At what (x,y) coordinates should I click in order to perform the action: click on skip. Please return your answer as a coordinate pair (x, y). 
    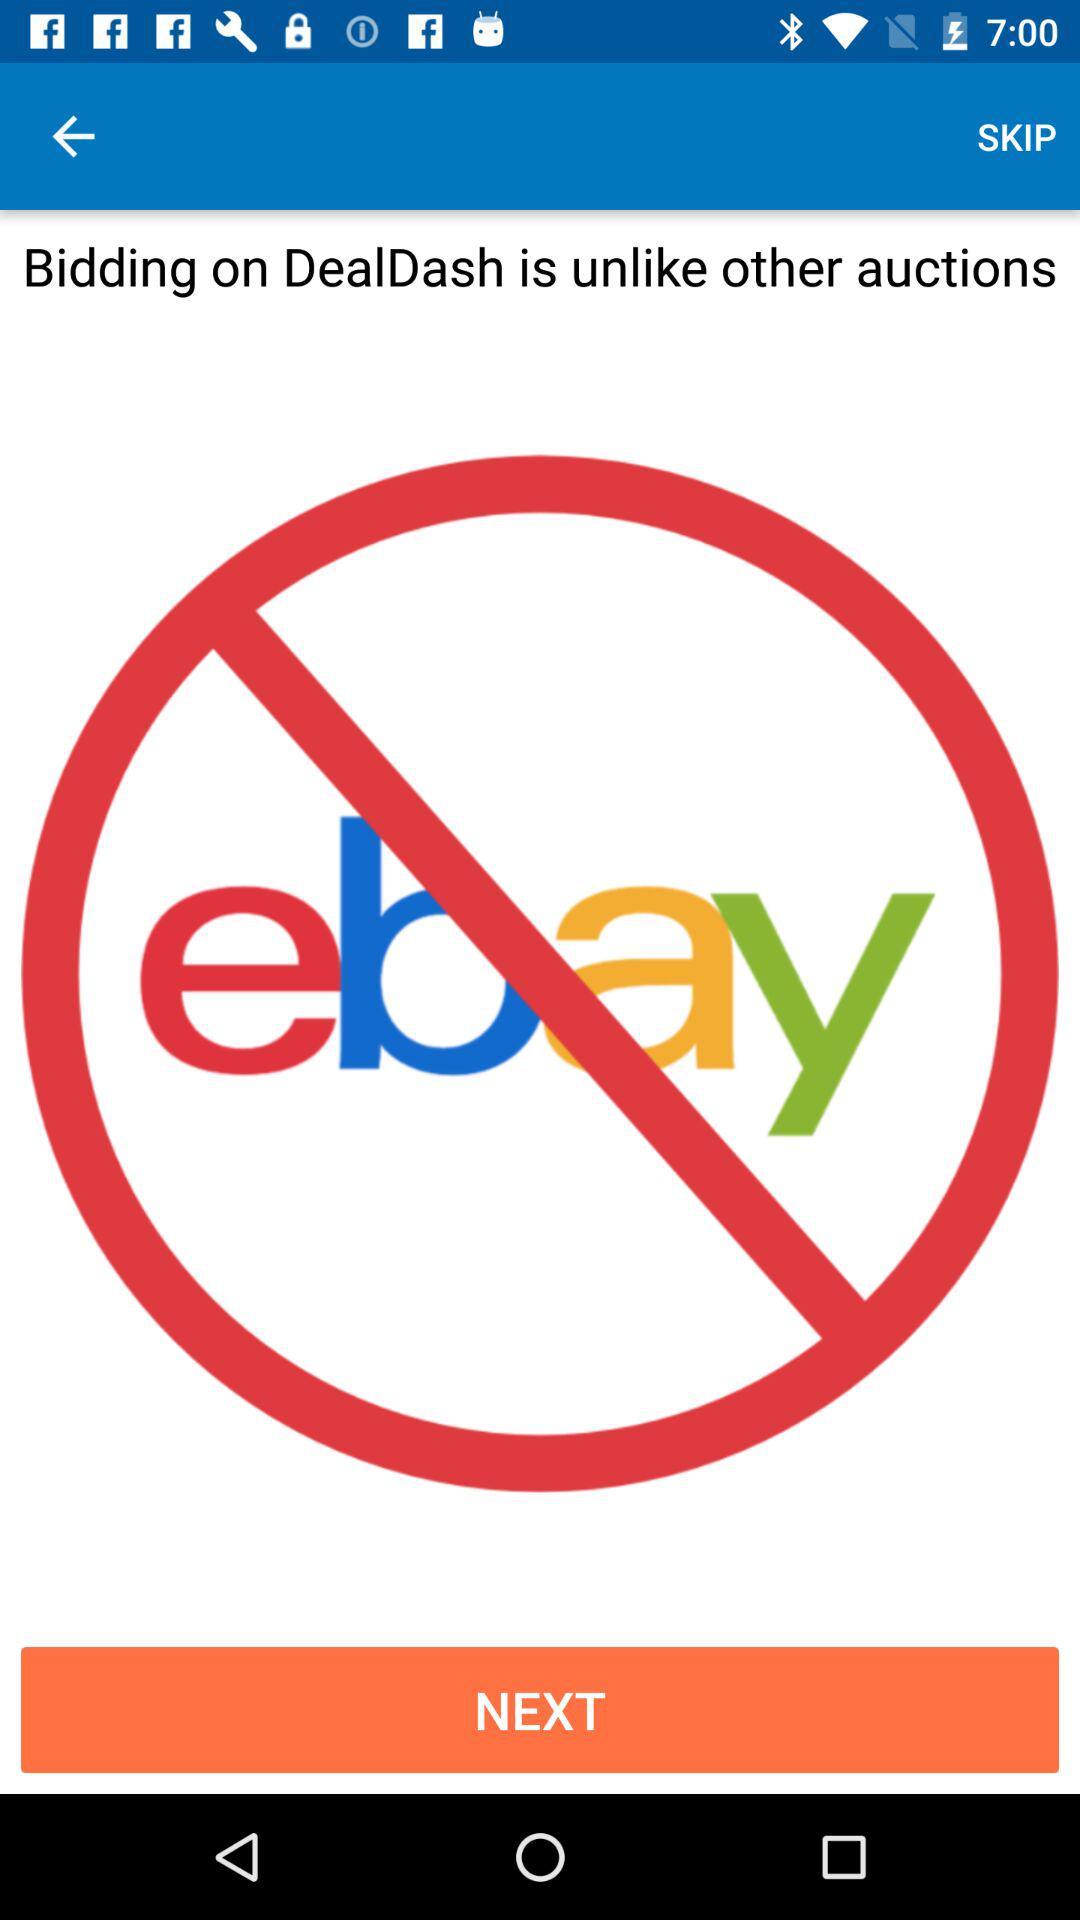
    Looking at the image, I should click on (1017, 135).